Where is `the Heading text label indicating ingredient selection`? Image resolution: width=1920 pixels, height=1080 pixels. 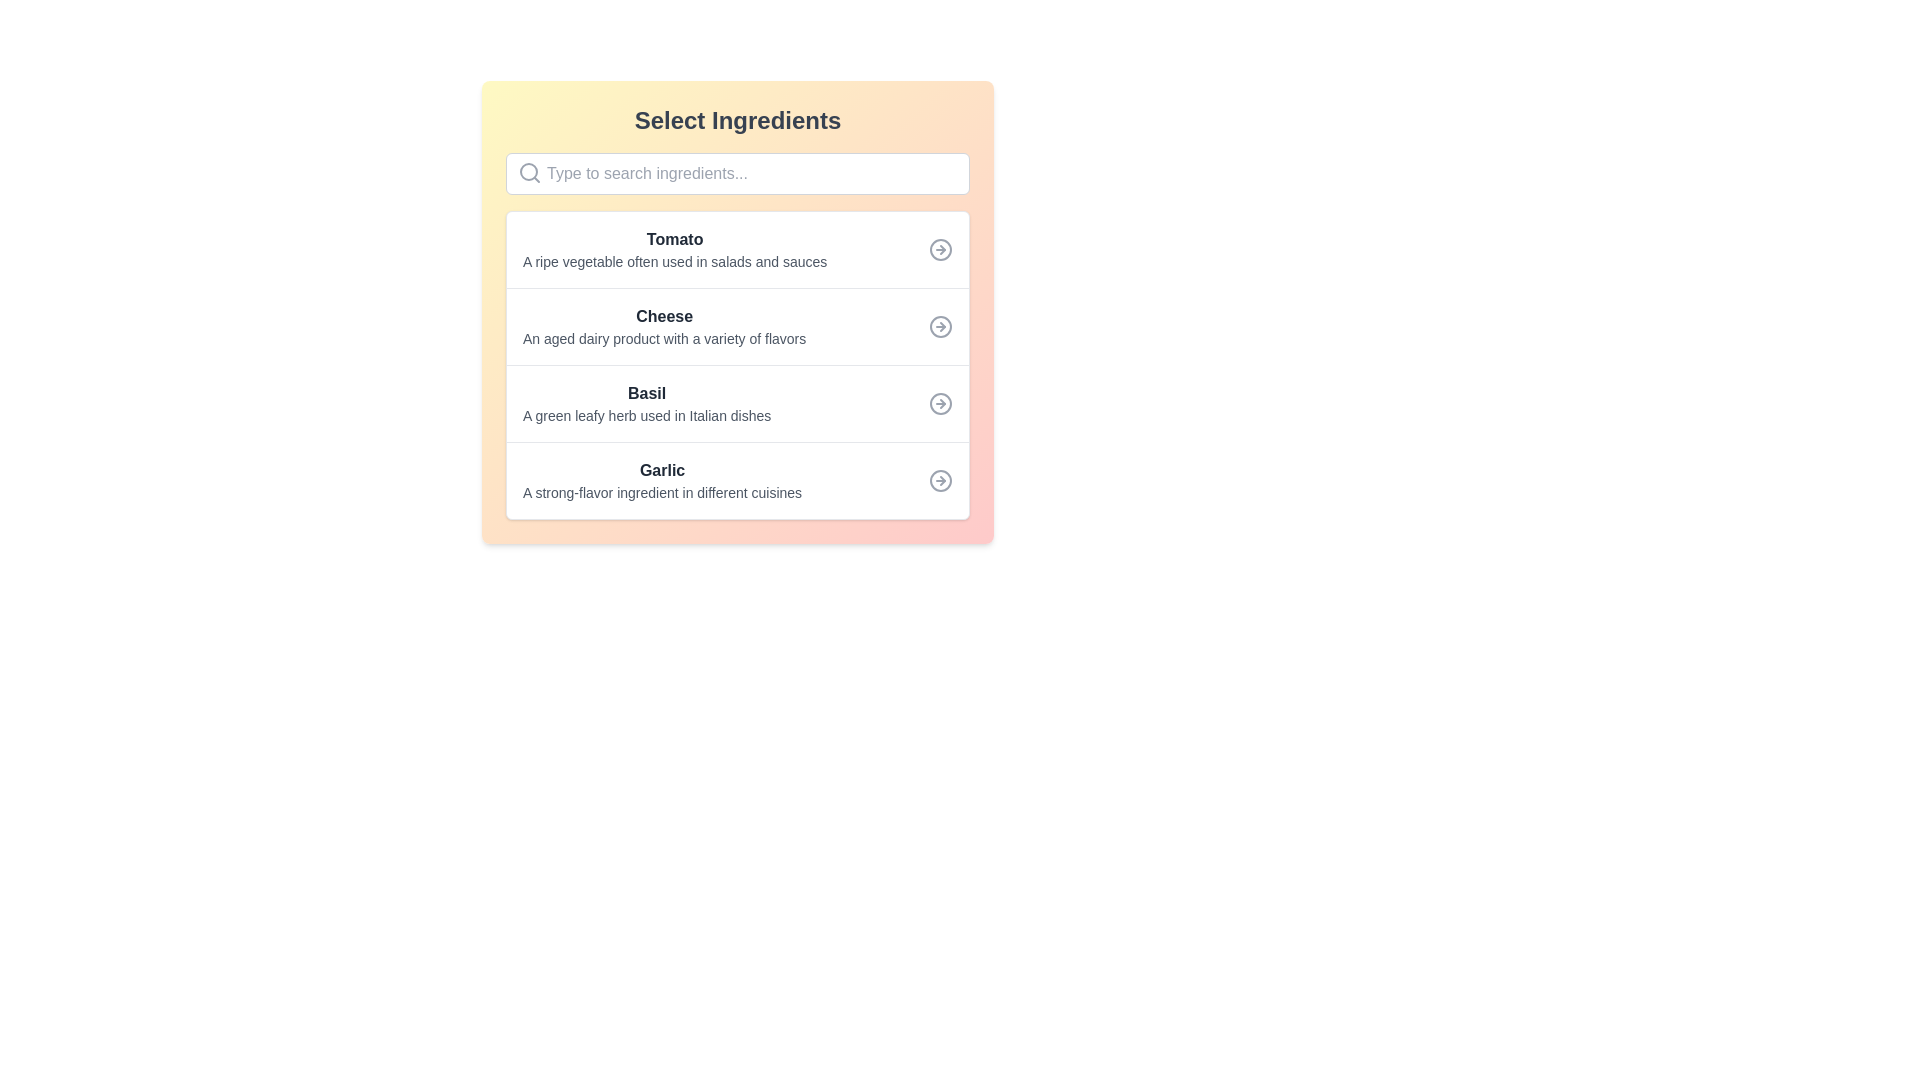 the Heading text label indicating ingredient selection is located at coordinates (737, 120).